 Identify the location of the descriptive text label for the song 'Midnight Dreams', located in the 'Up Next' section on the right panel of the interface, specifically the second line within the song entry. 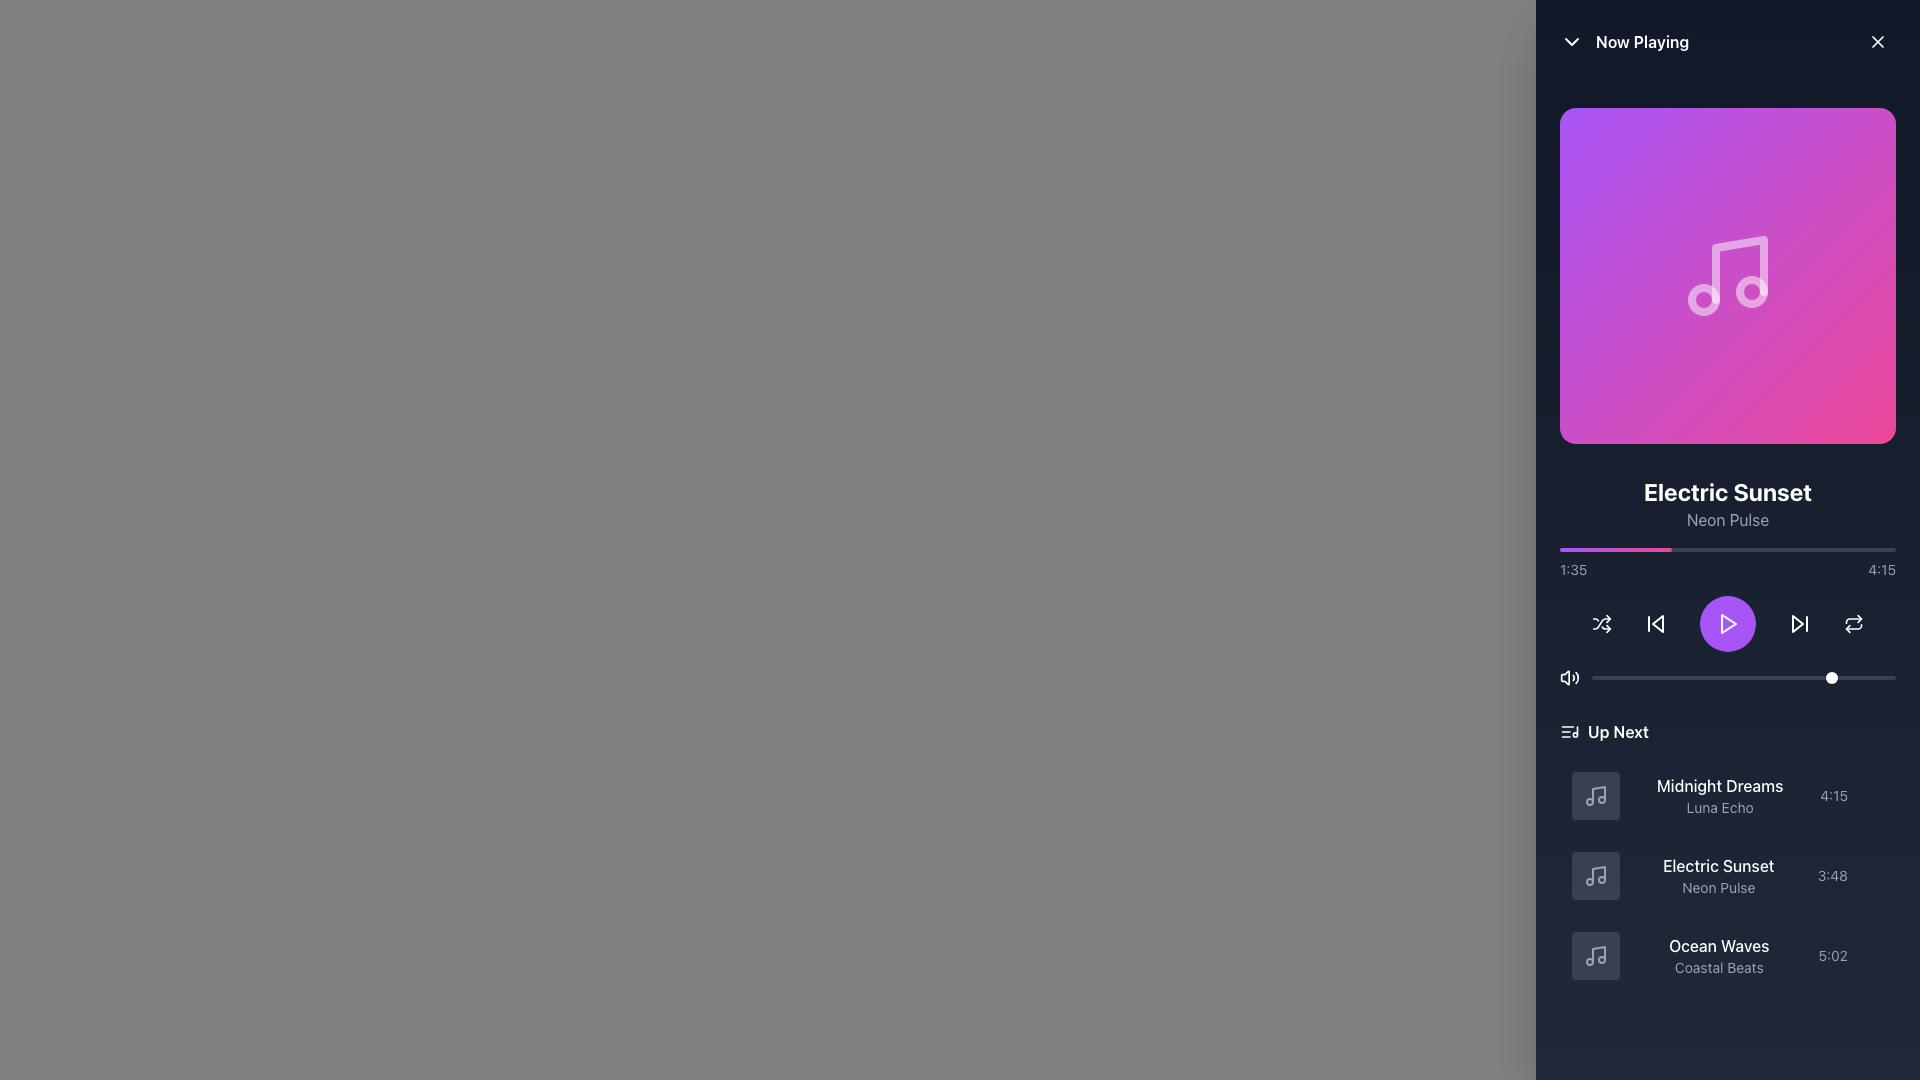
(1719, 806).